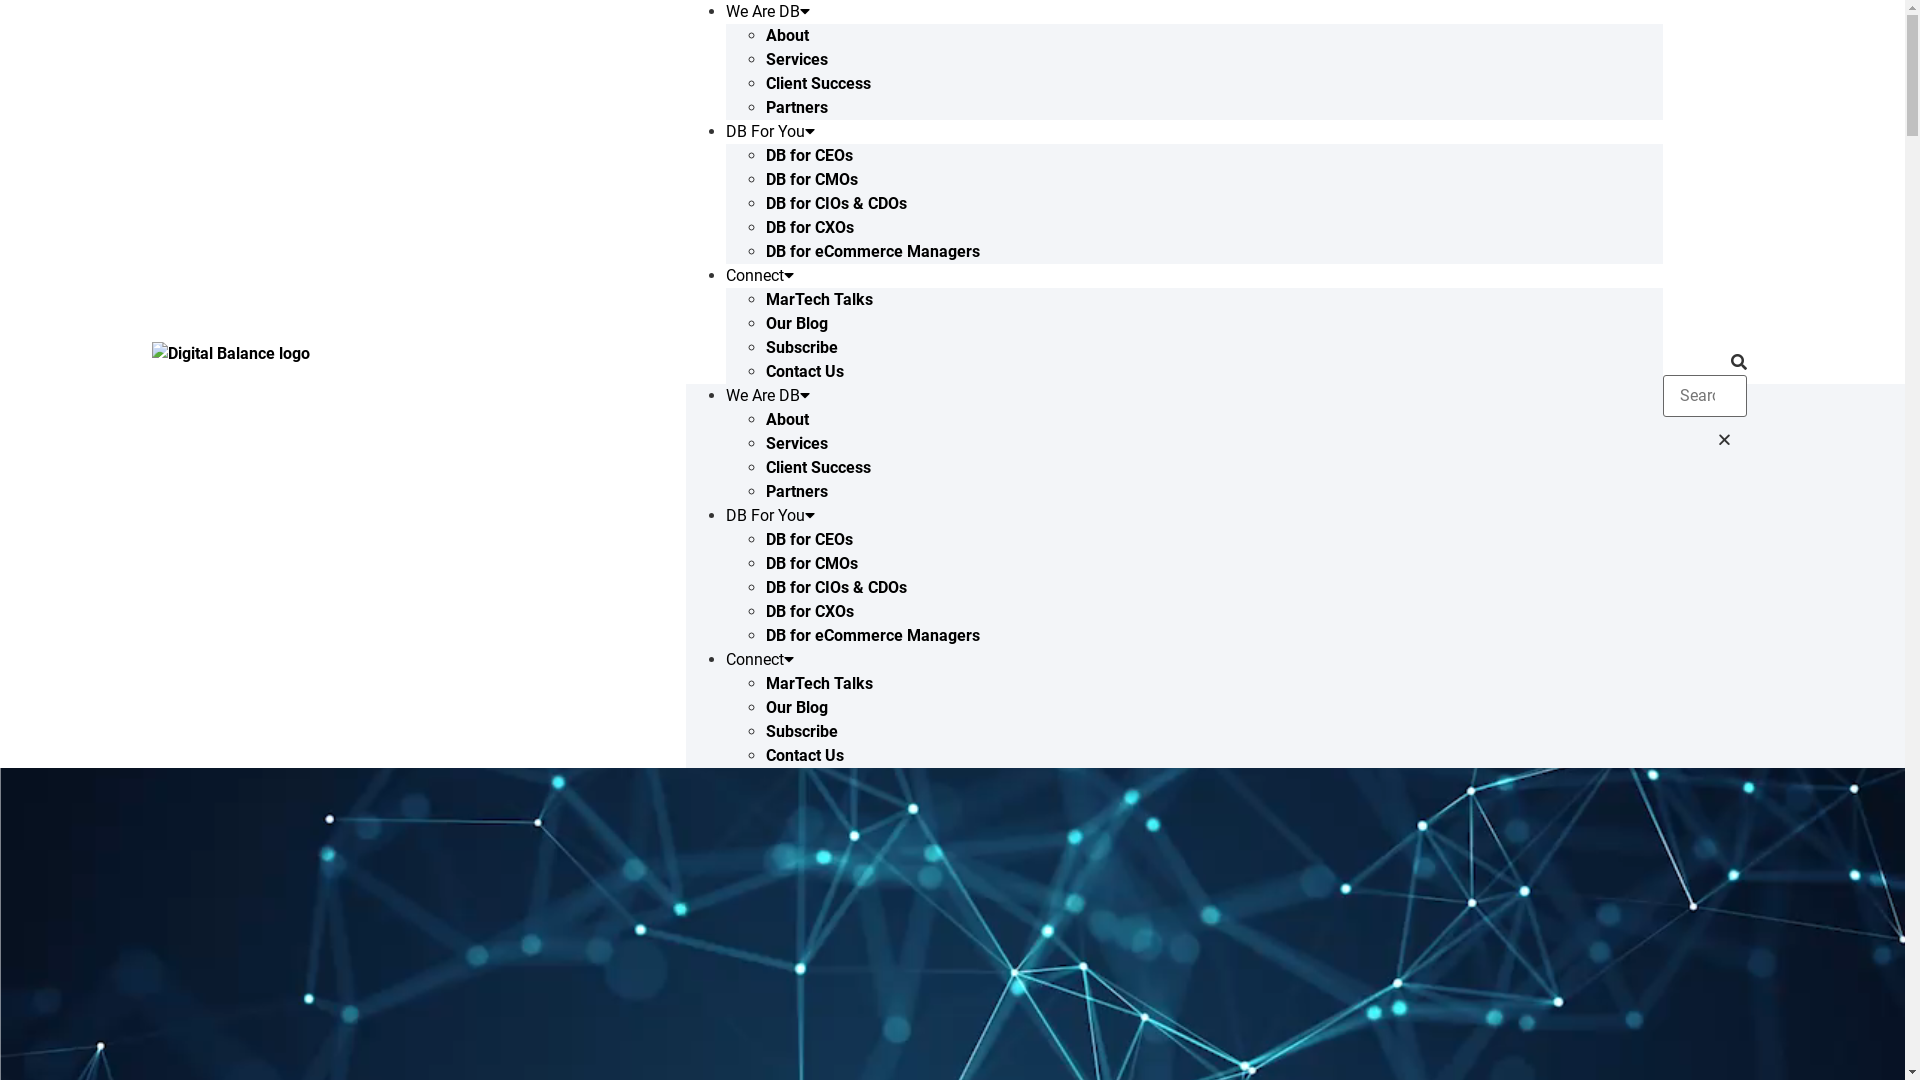 The height and width of the screenshot is (1080, 1920). What do you see at coordinates (818, 467) in the screenshot?
I see `'Client Success'` at bounding box center [818, 467].